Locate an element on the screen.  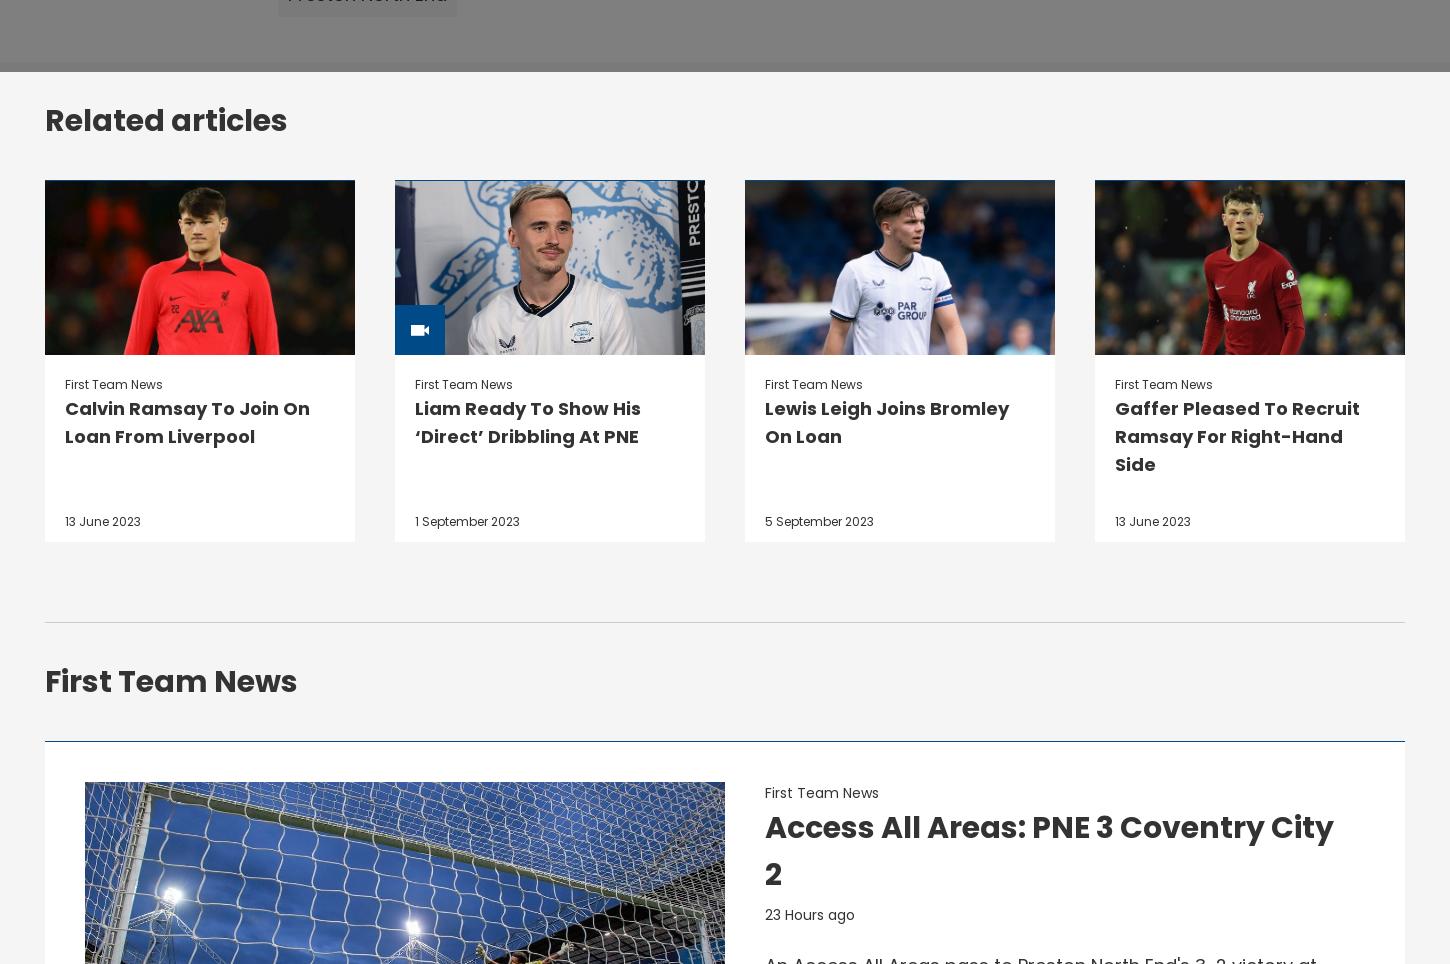
'Calvin Ramsay To Join On Loan From Liverpool' is located at coordinates (186, 421).